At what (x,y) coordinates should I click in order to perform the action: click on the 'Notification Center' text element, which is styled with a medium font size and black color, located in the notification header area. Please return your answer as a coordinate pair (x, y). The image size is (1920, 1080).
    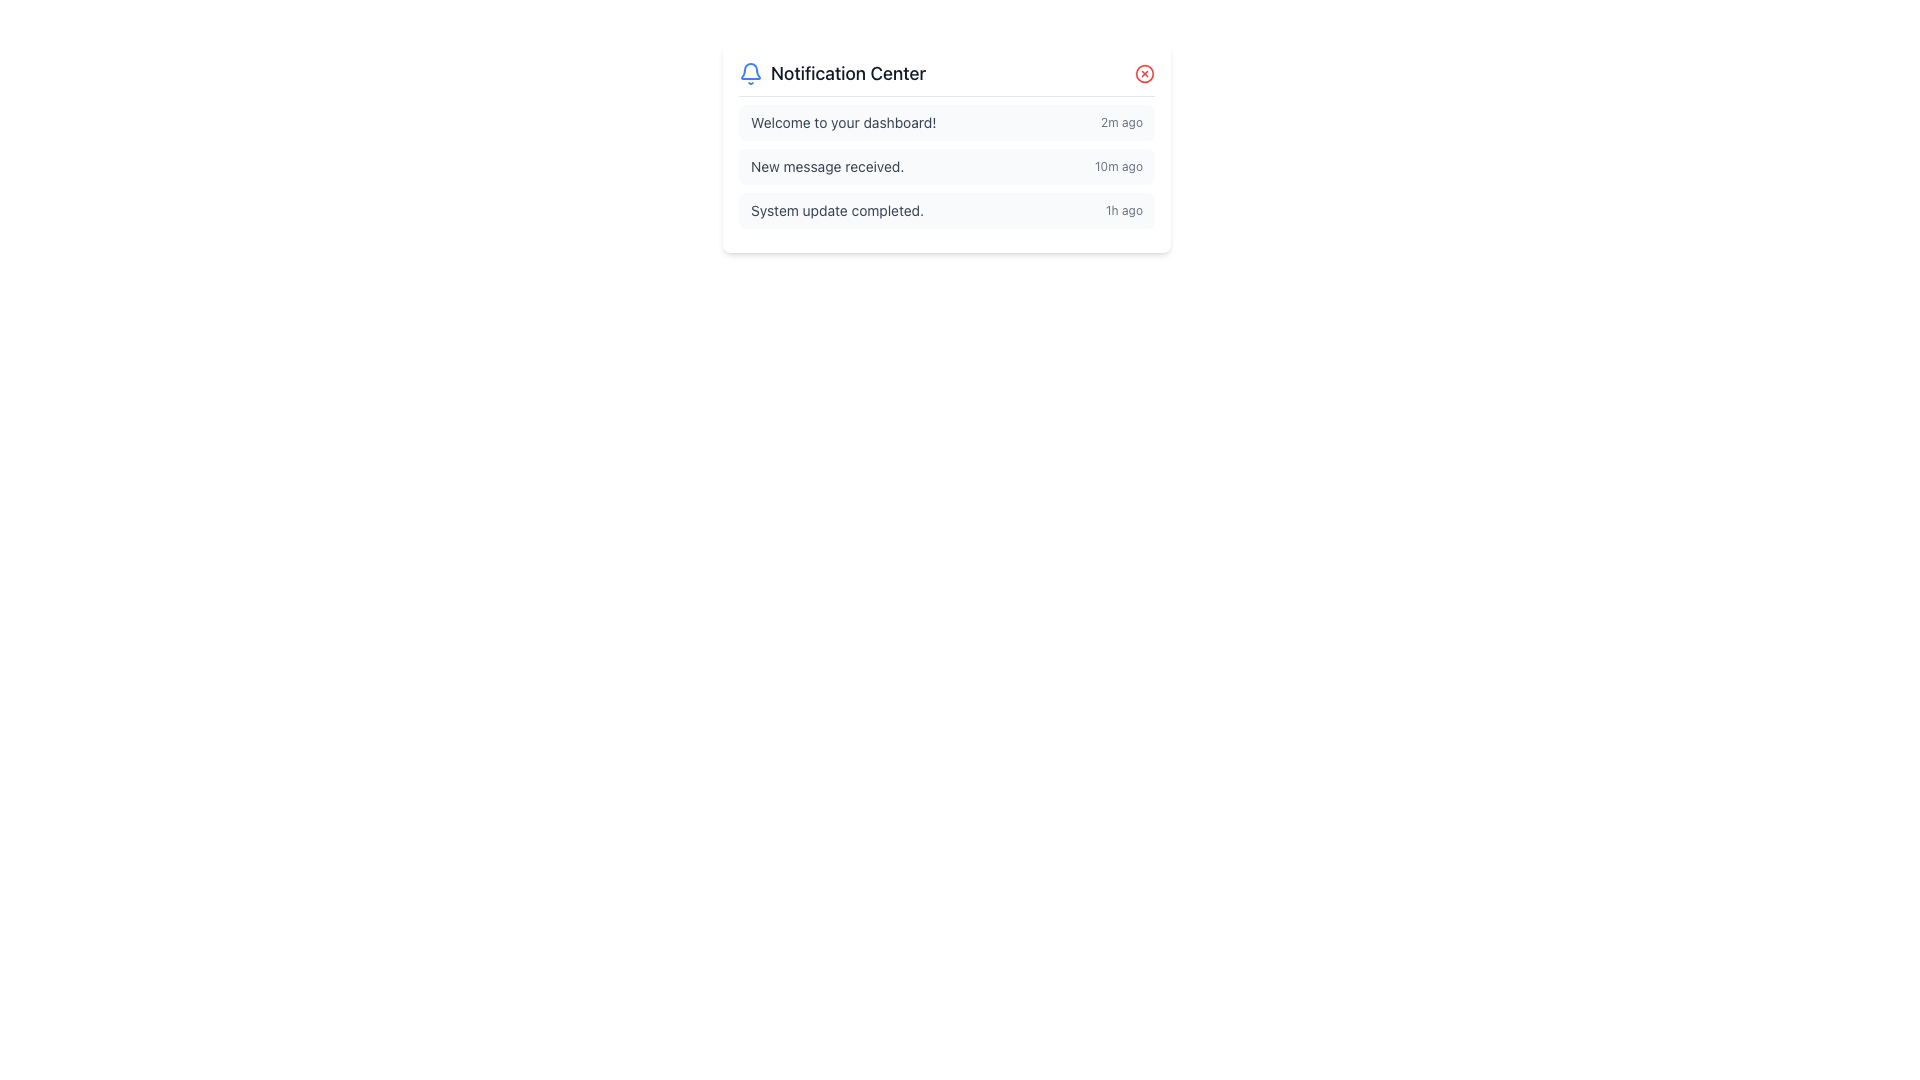
    Looking at the image, I should click on (848, 72).